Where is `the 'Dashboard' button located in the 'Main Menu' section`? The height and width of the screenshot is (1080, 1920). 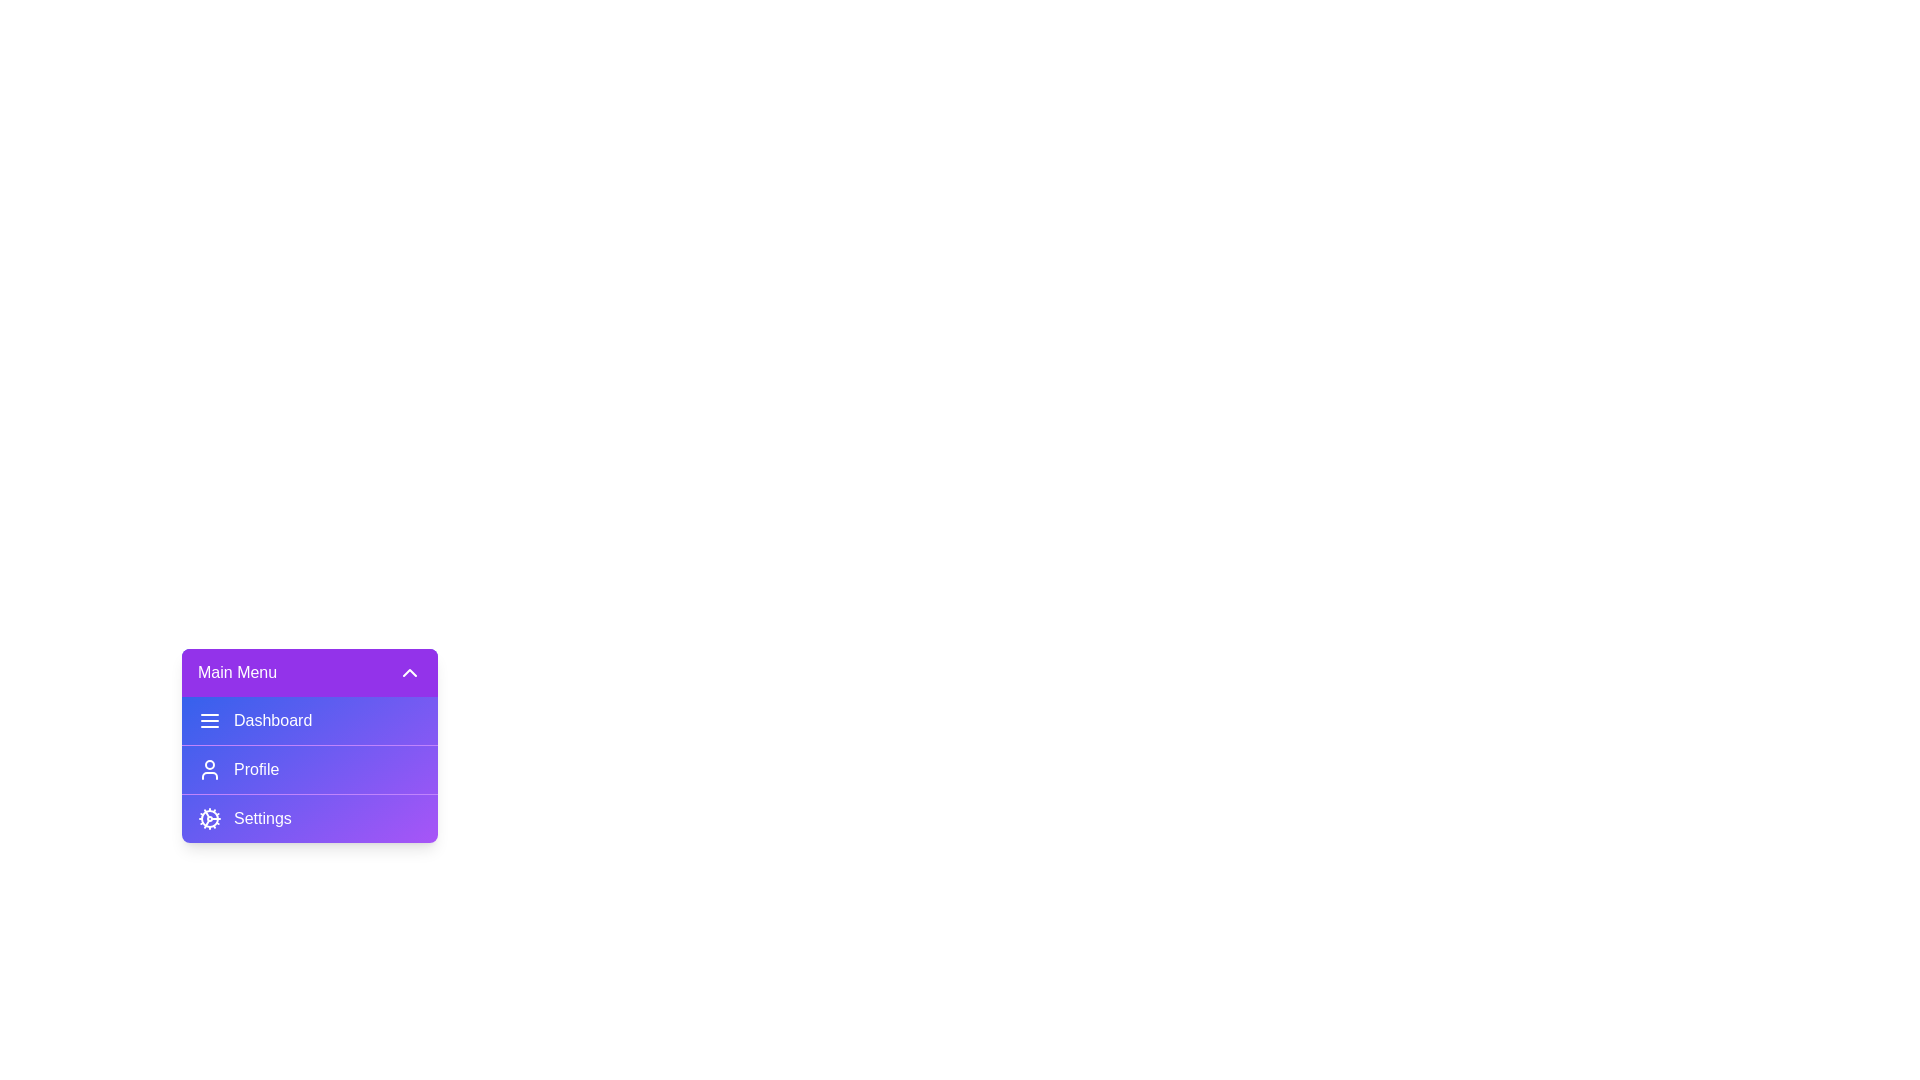
the 'Dashboard' button located in the 'Main Menu' section is located at coordinates (309, 721).